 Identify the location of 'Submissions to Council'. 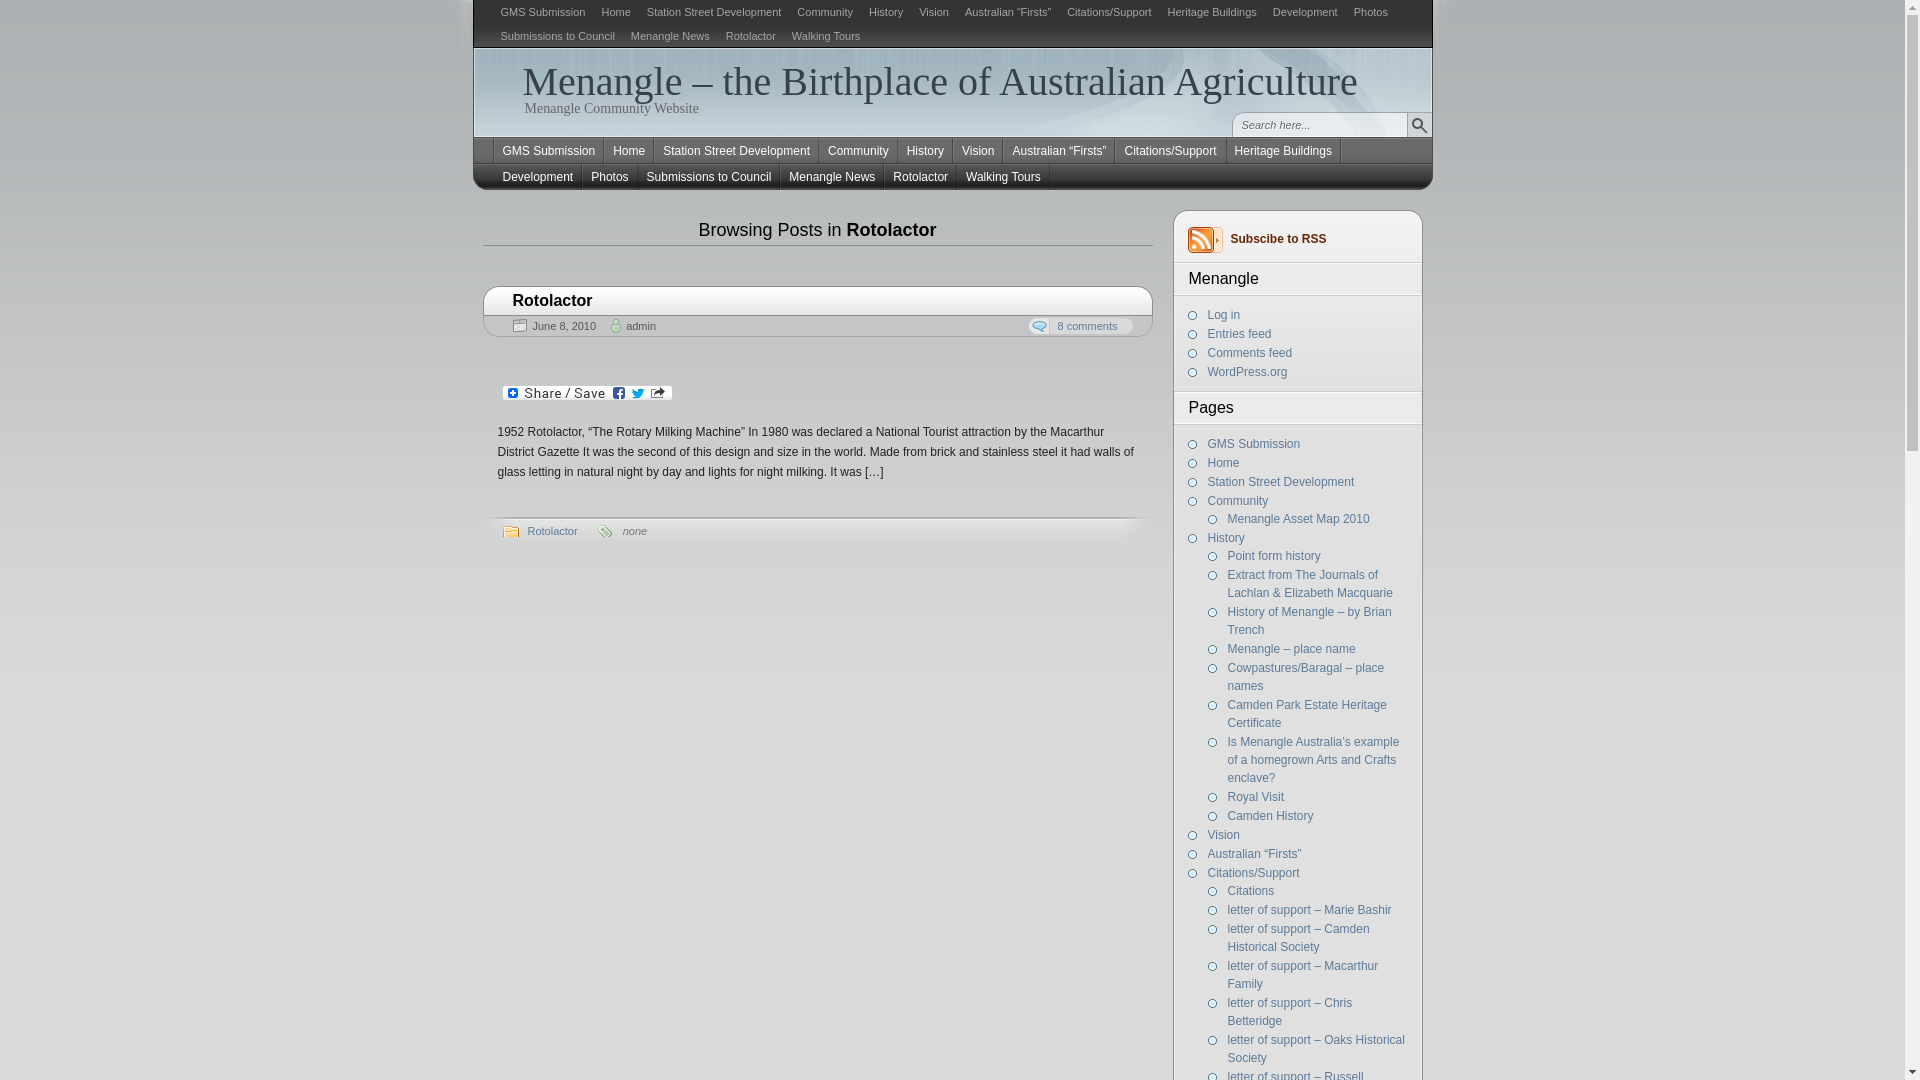
(556, 35).